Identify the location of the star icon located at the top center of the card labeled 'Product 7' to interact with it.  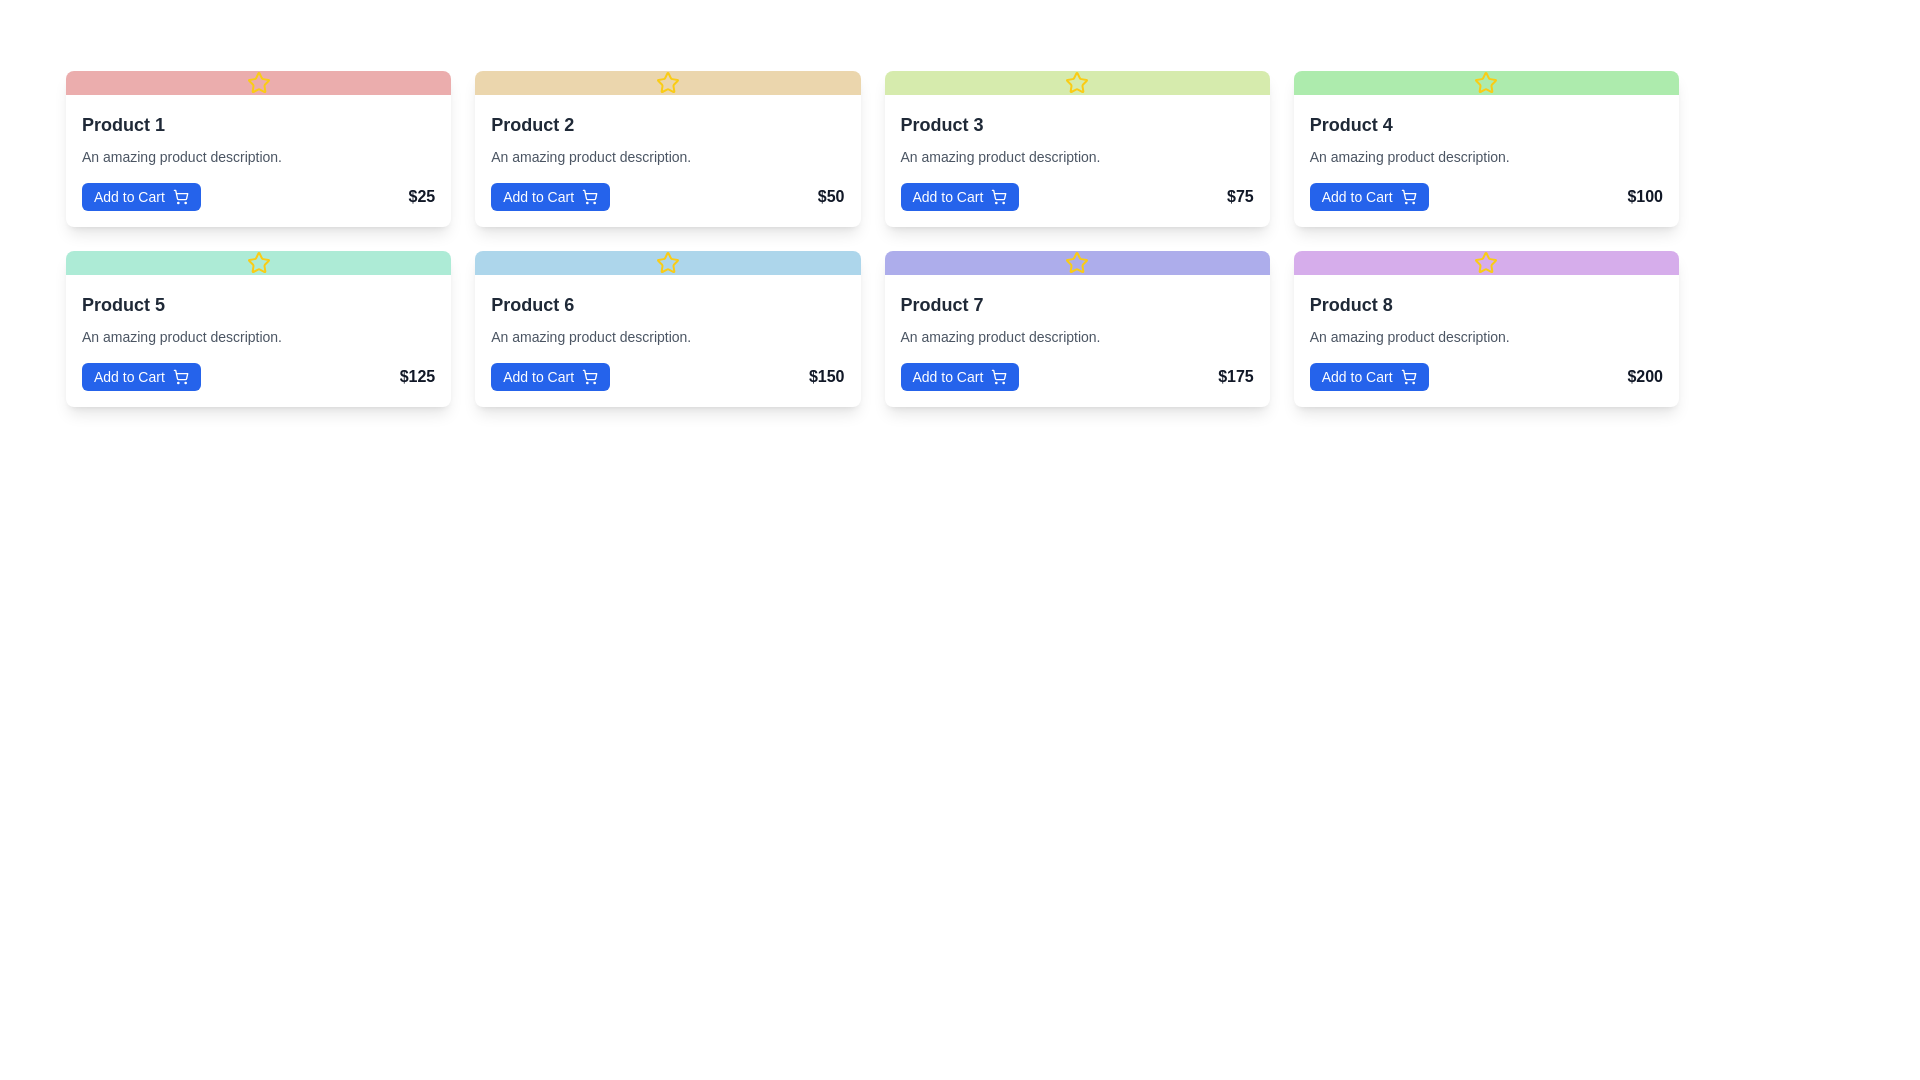
(1076, 261).